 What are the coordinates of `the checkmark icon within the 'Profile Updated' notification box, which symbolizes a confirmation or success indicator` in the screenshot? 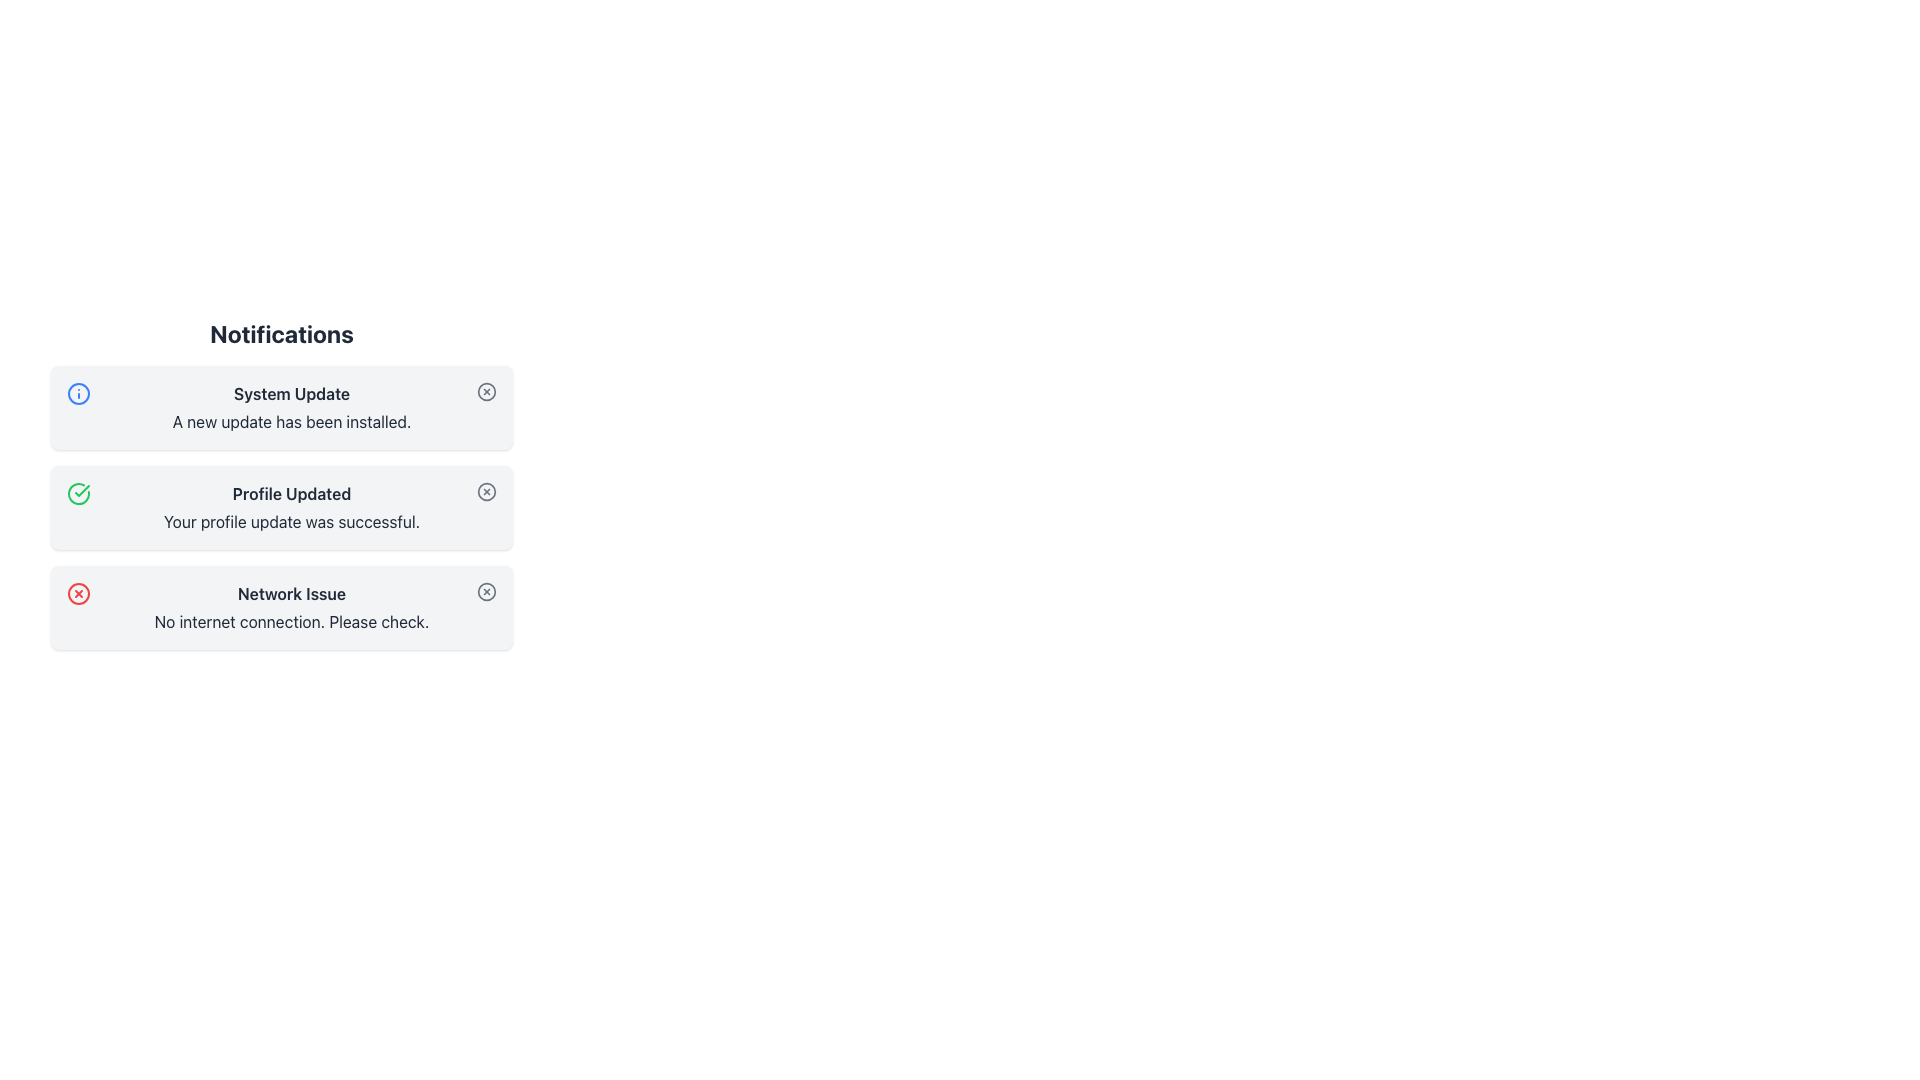 It's located at (81, 490).